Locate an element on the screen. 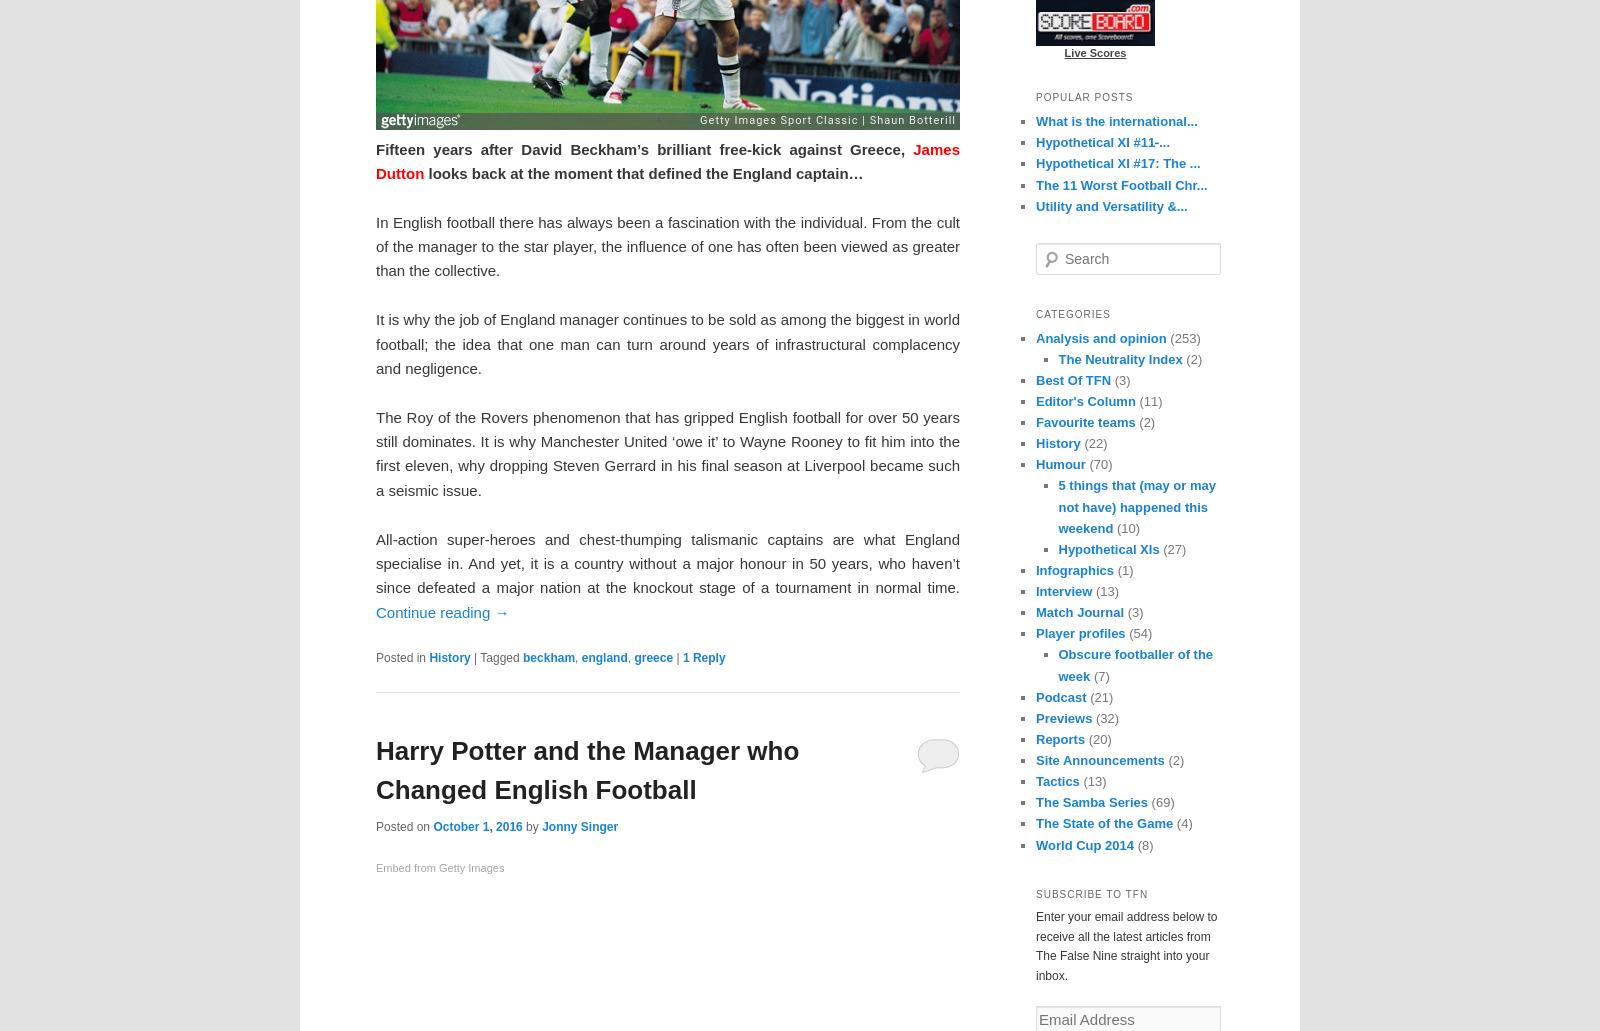 The height and width of the screenshot is (1031, 1600). '(27)' is located at coordinates (1172, 547).